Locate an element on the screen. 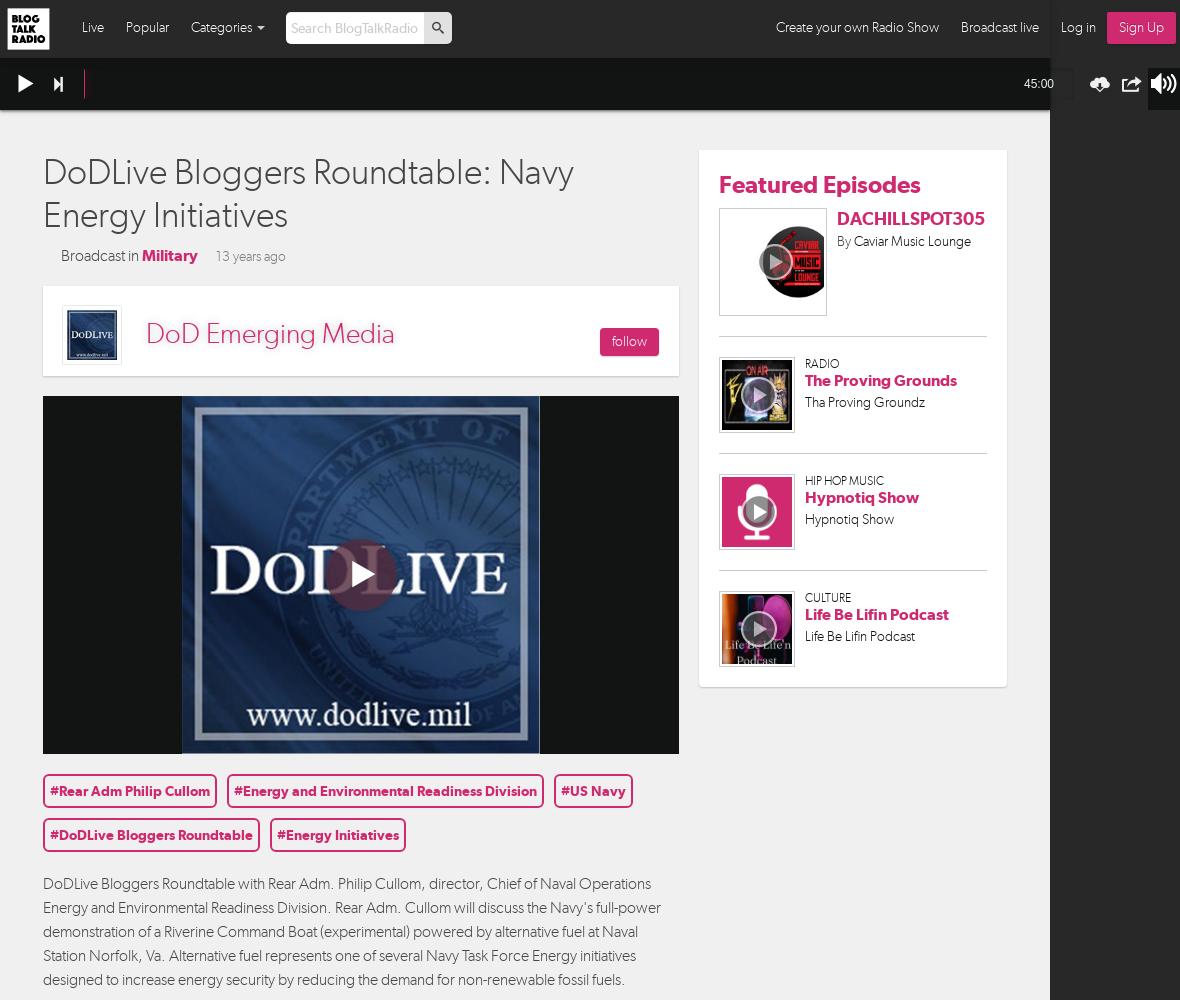 This screenshot has height=1000, width=1180. 'DACHILLSPOT305' is located at coordinates (909, 216).